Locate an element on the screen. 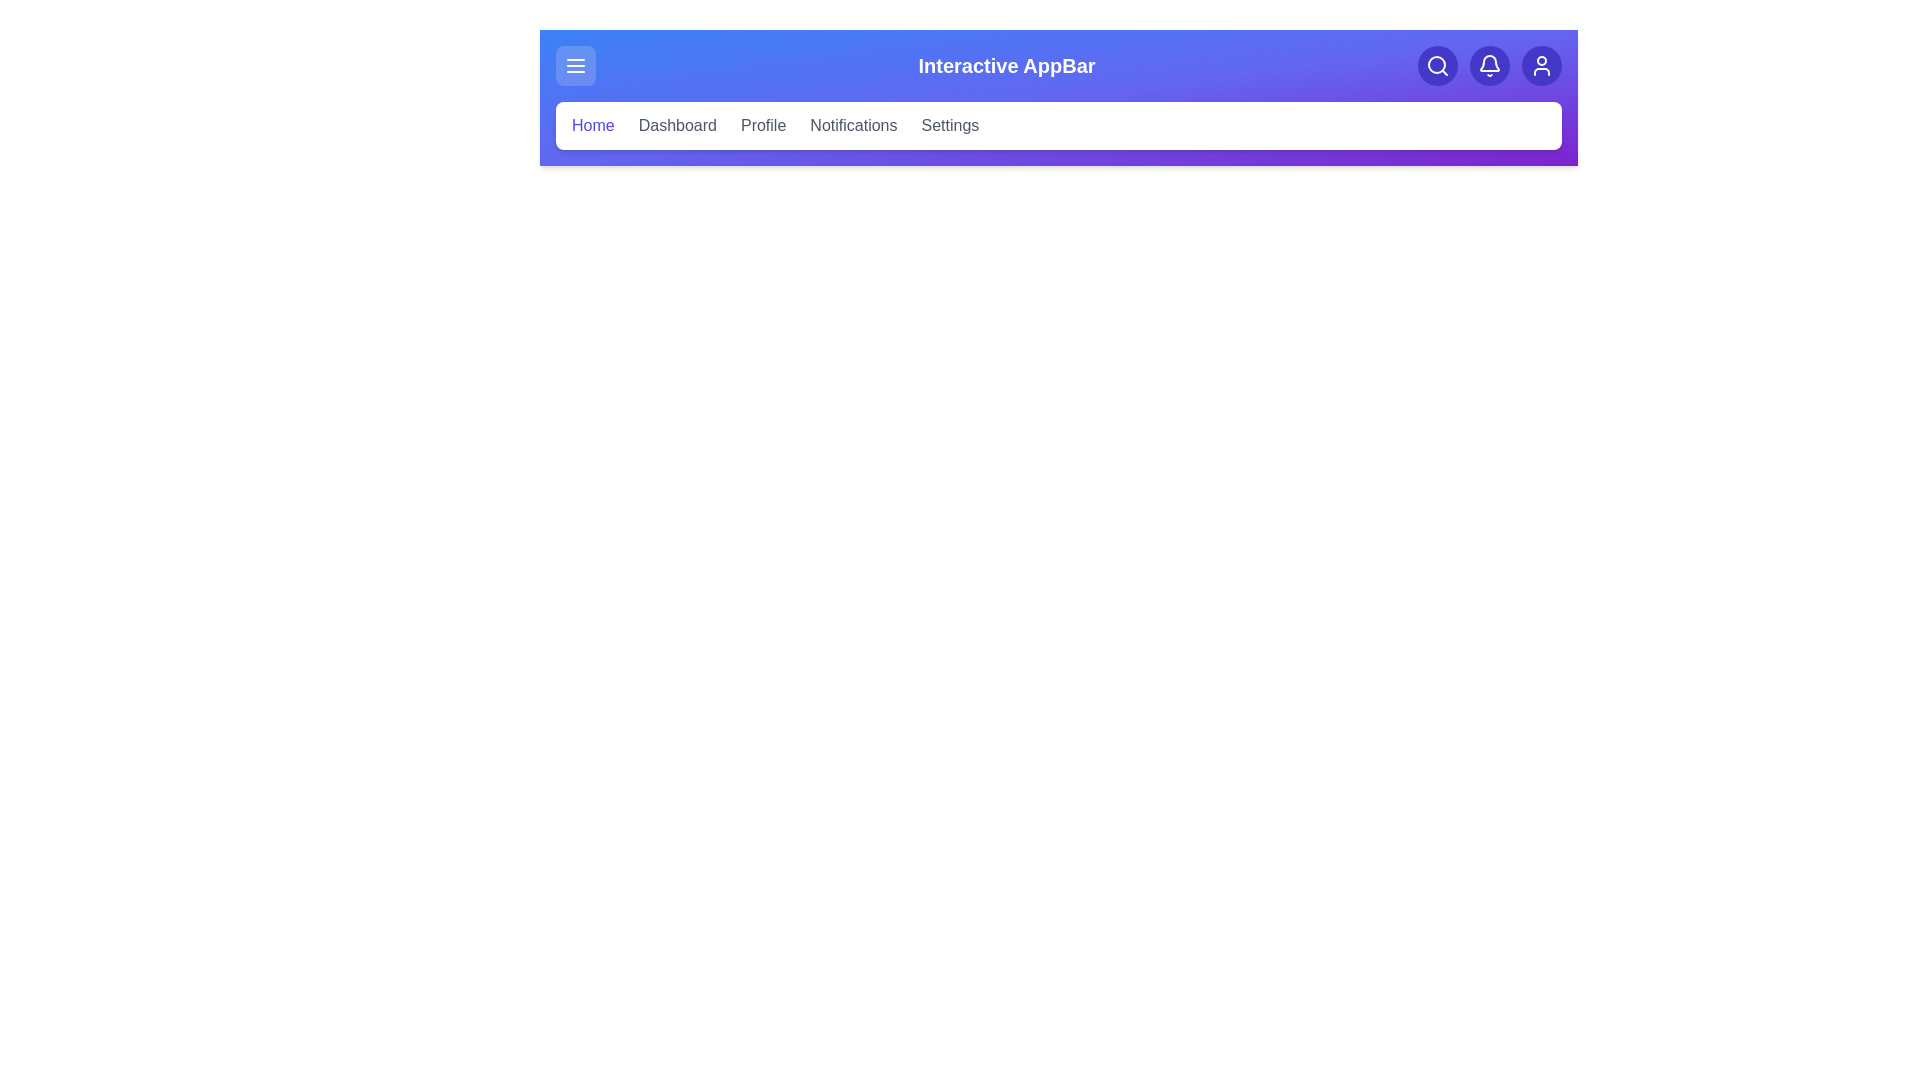  the category Settings to navigate is located at coordinates (949, 126).